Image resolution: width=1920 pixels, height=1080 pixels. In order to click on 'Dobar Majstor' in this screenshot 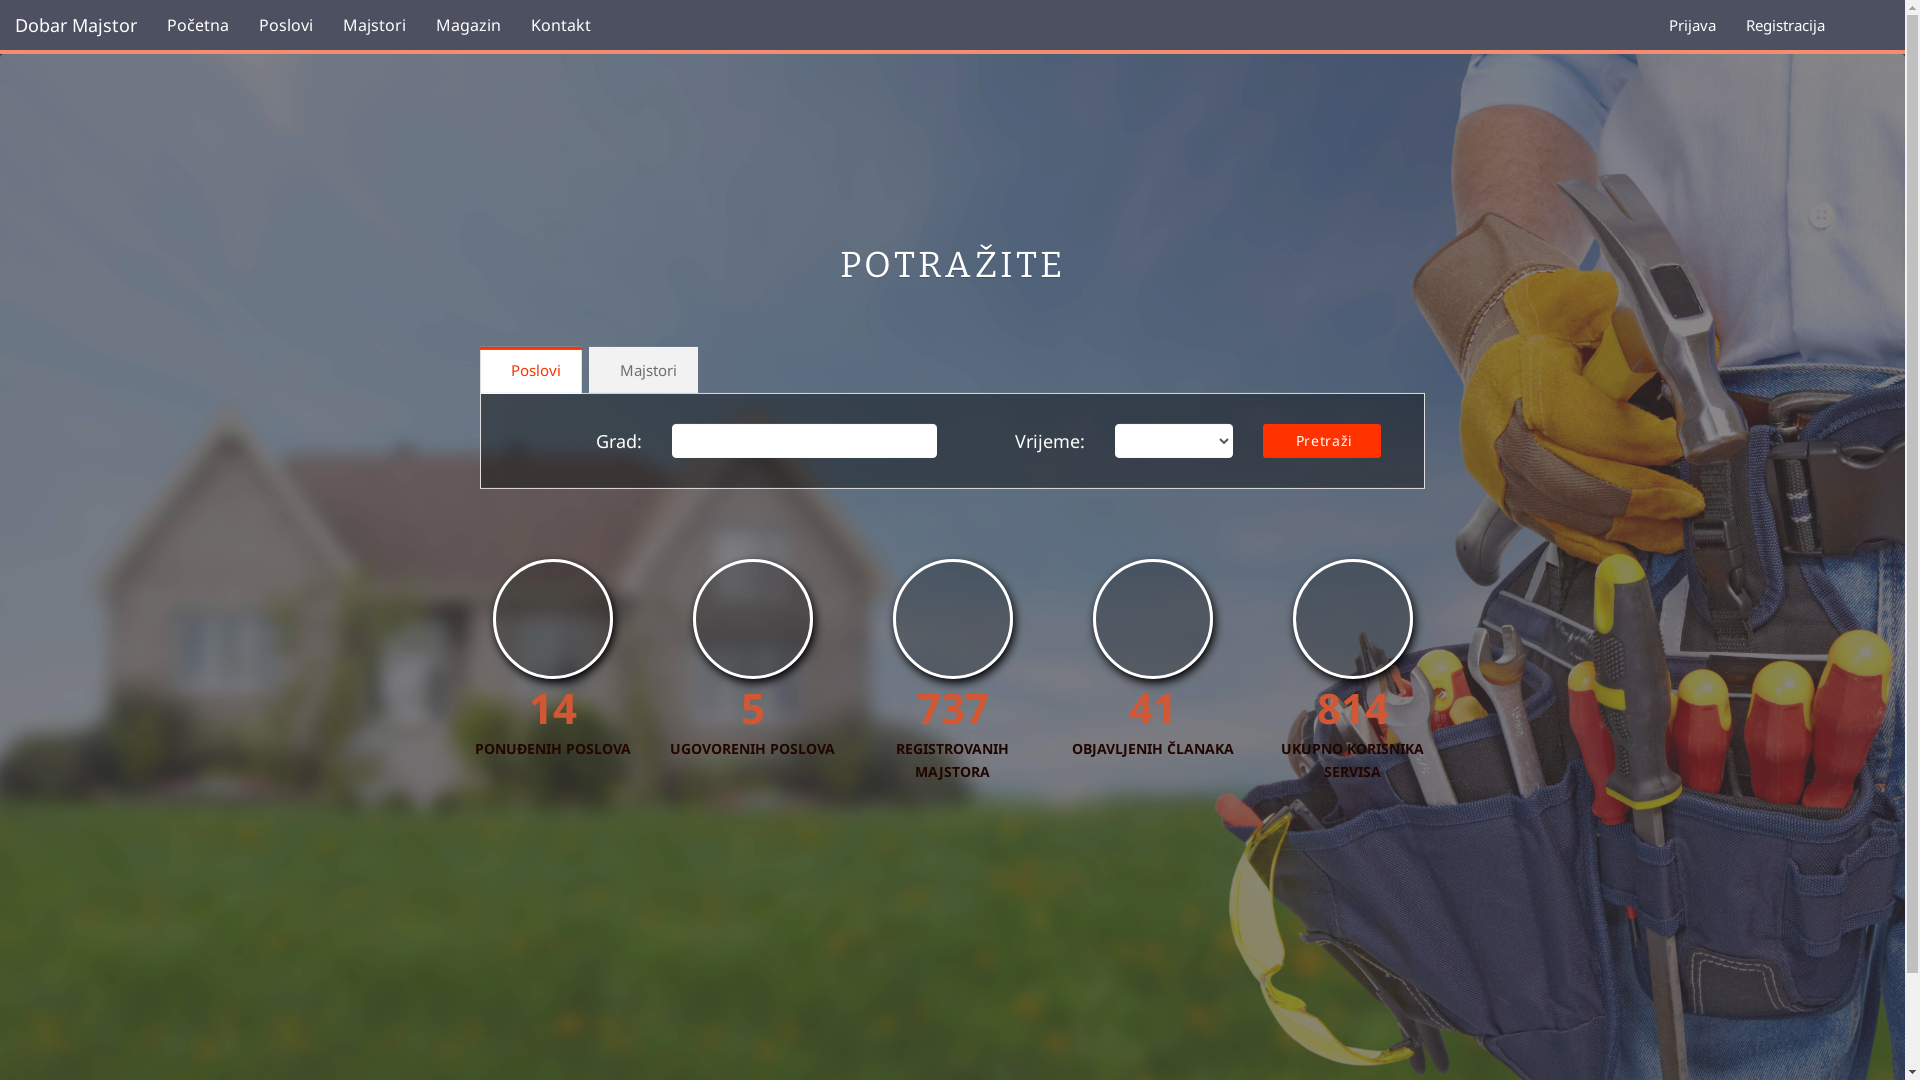, I will do `click(76, 24)`.